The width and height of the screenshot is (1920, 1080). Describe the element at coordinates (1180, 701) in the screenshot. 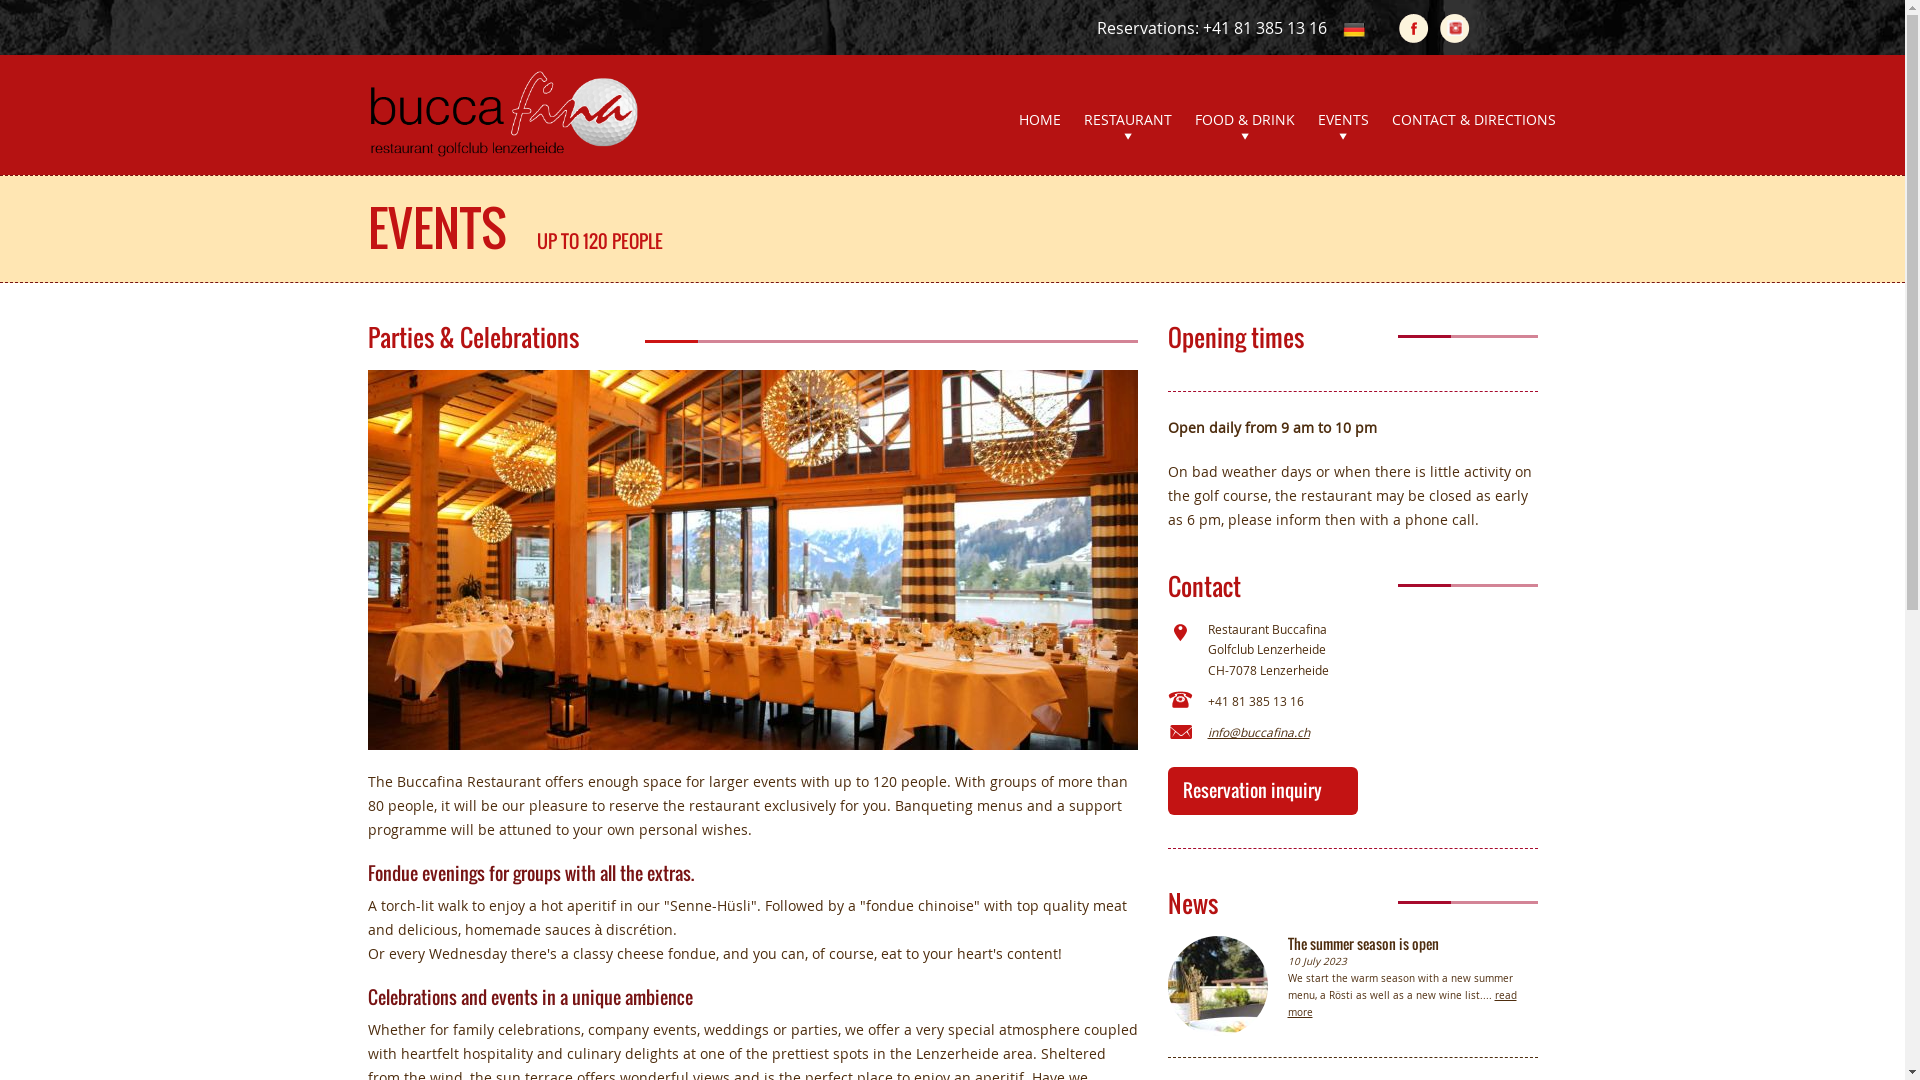

I see `'Phone'` at that location.